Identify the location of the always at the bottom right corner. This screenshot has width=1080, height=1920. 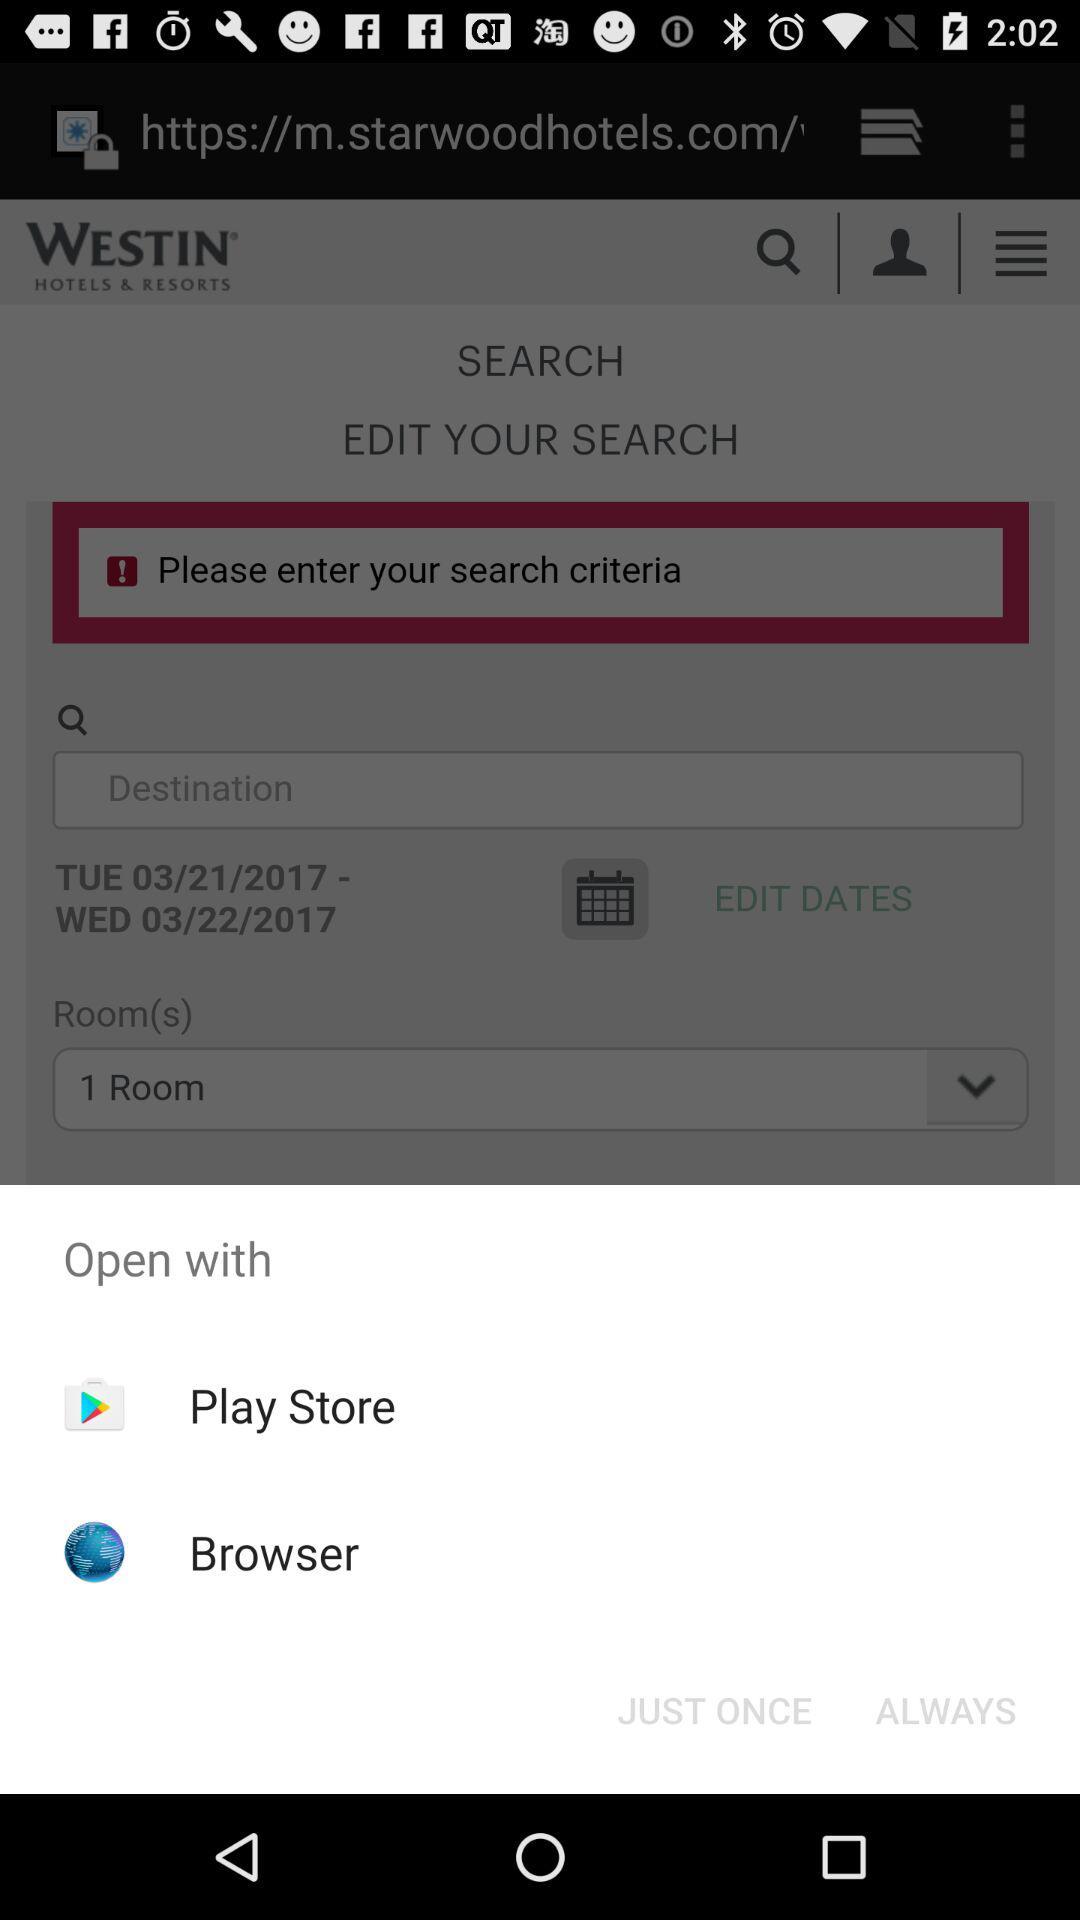
(945, 1708).